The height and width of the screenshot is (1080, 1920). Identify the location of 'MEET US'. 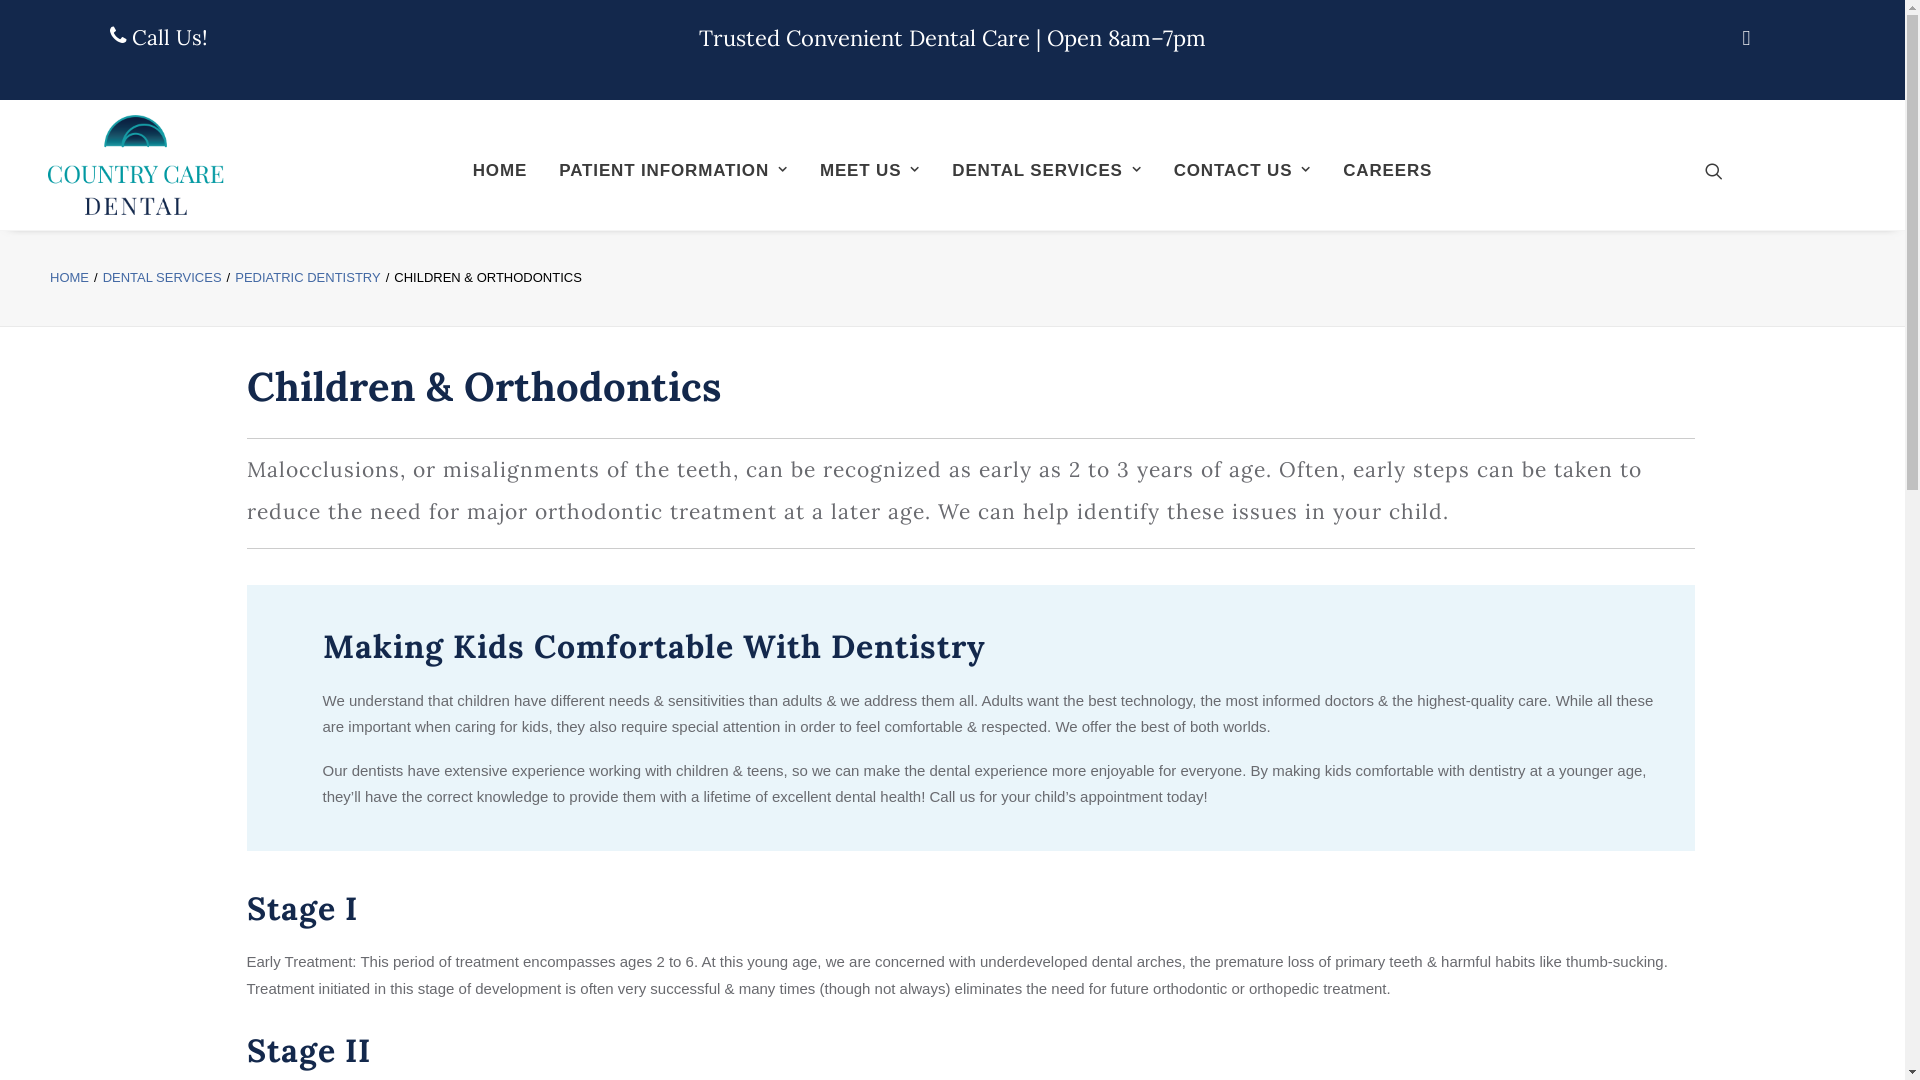
(806, 168).